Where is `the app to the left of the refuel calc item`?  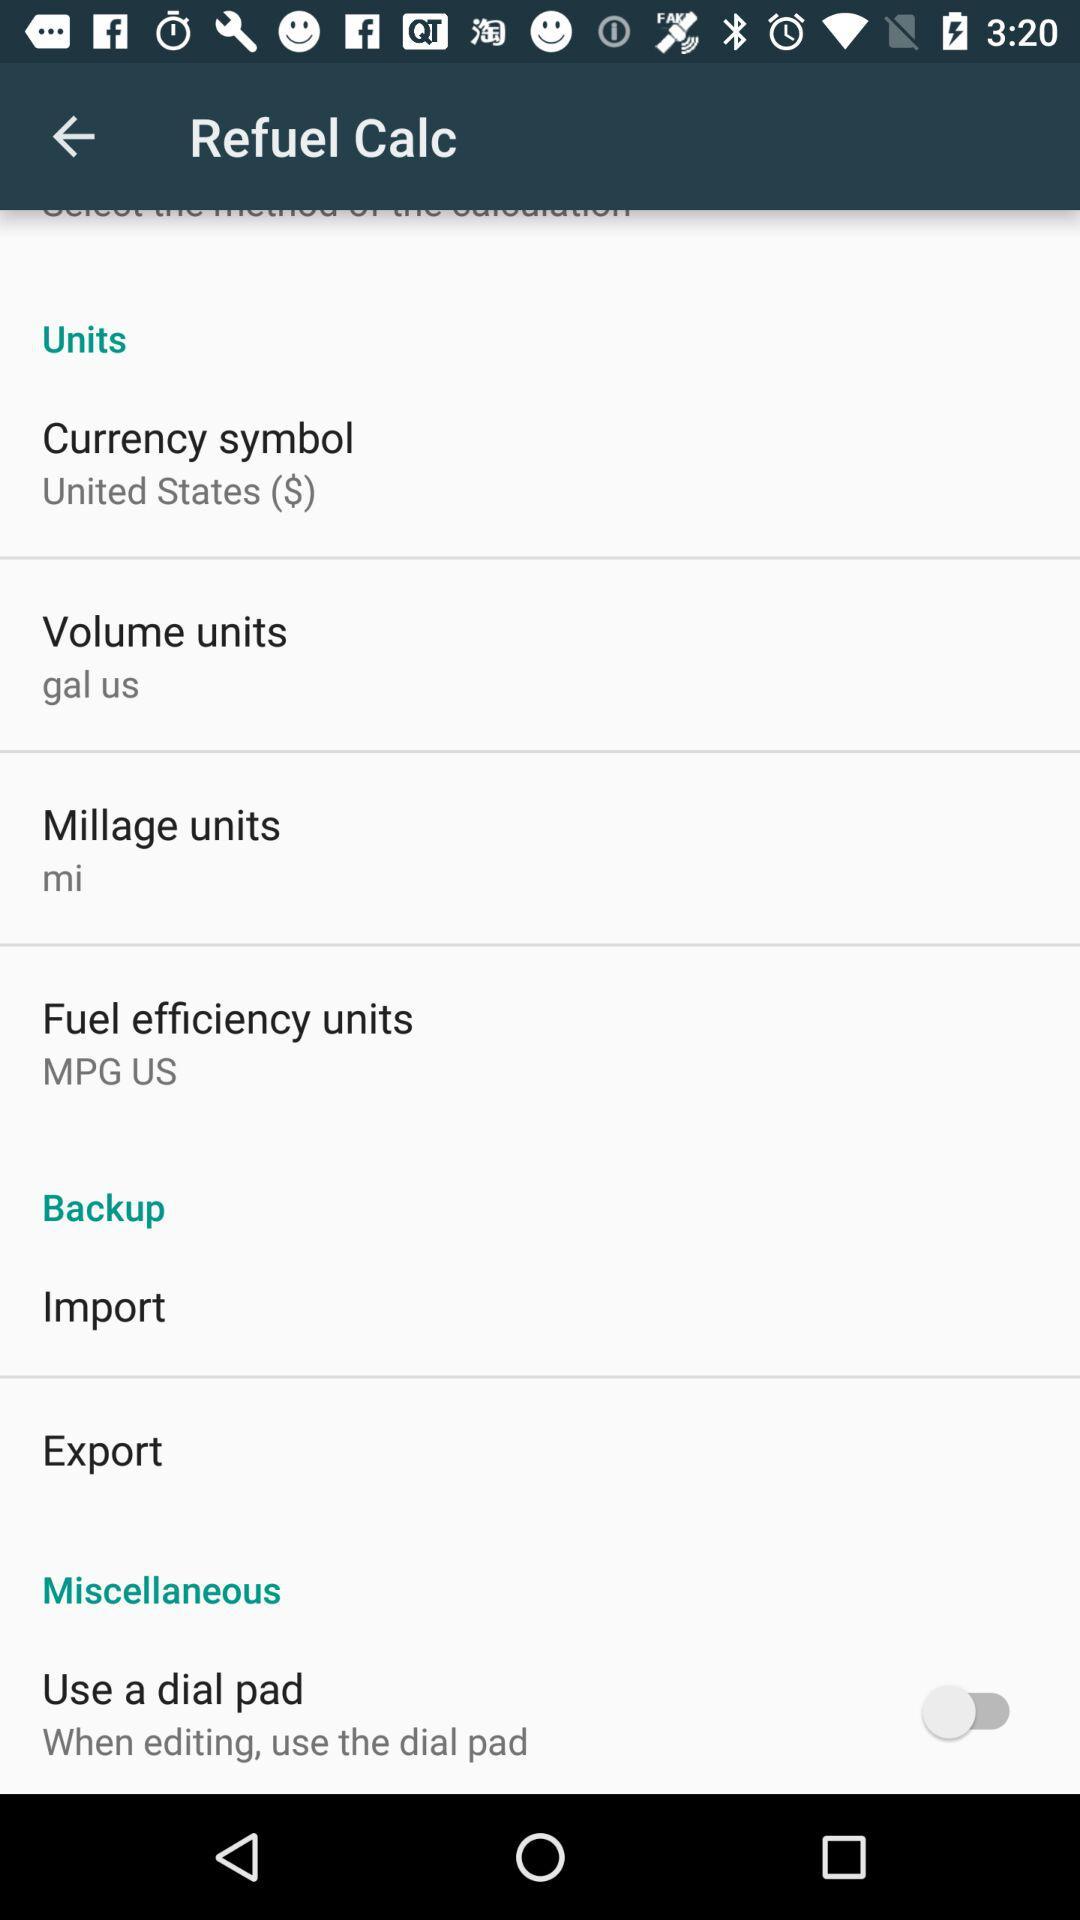
the app to the left of the refuel calc item is located at coordinates (72, 135).